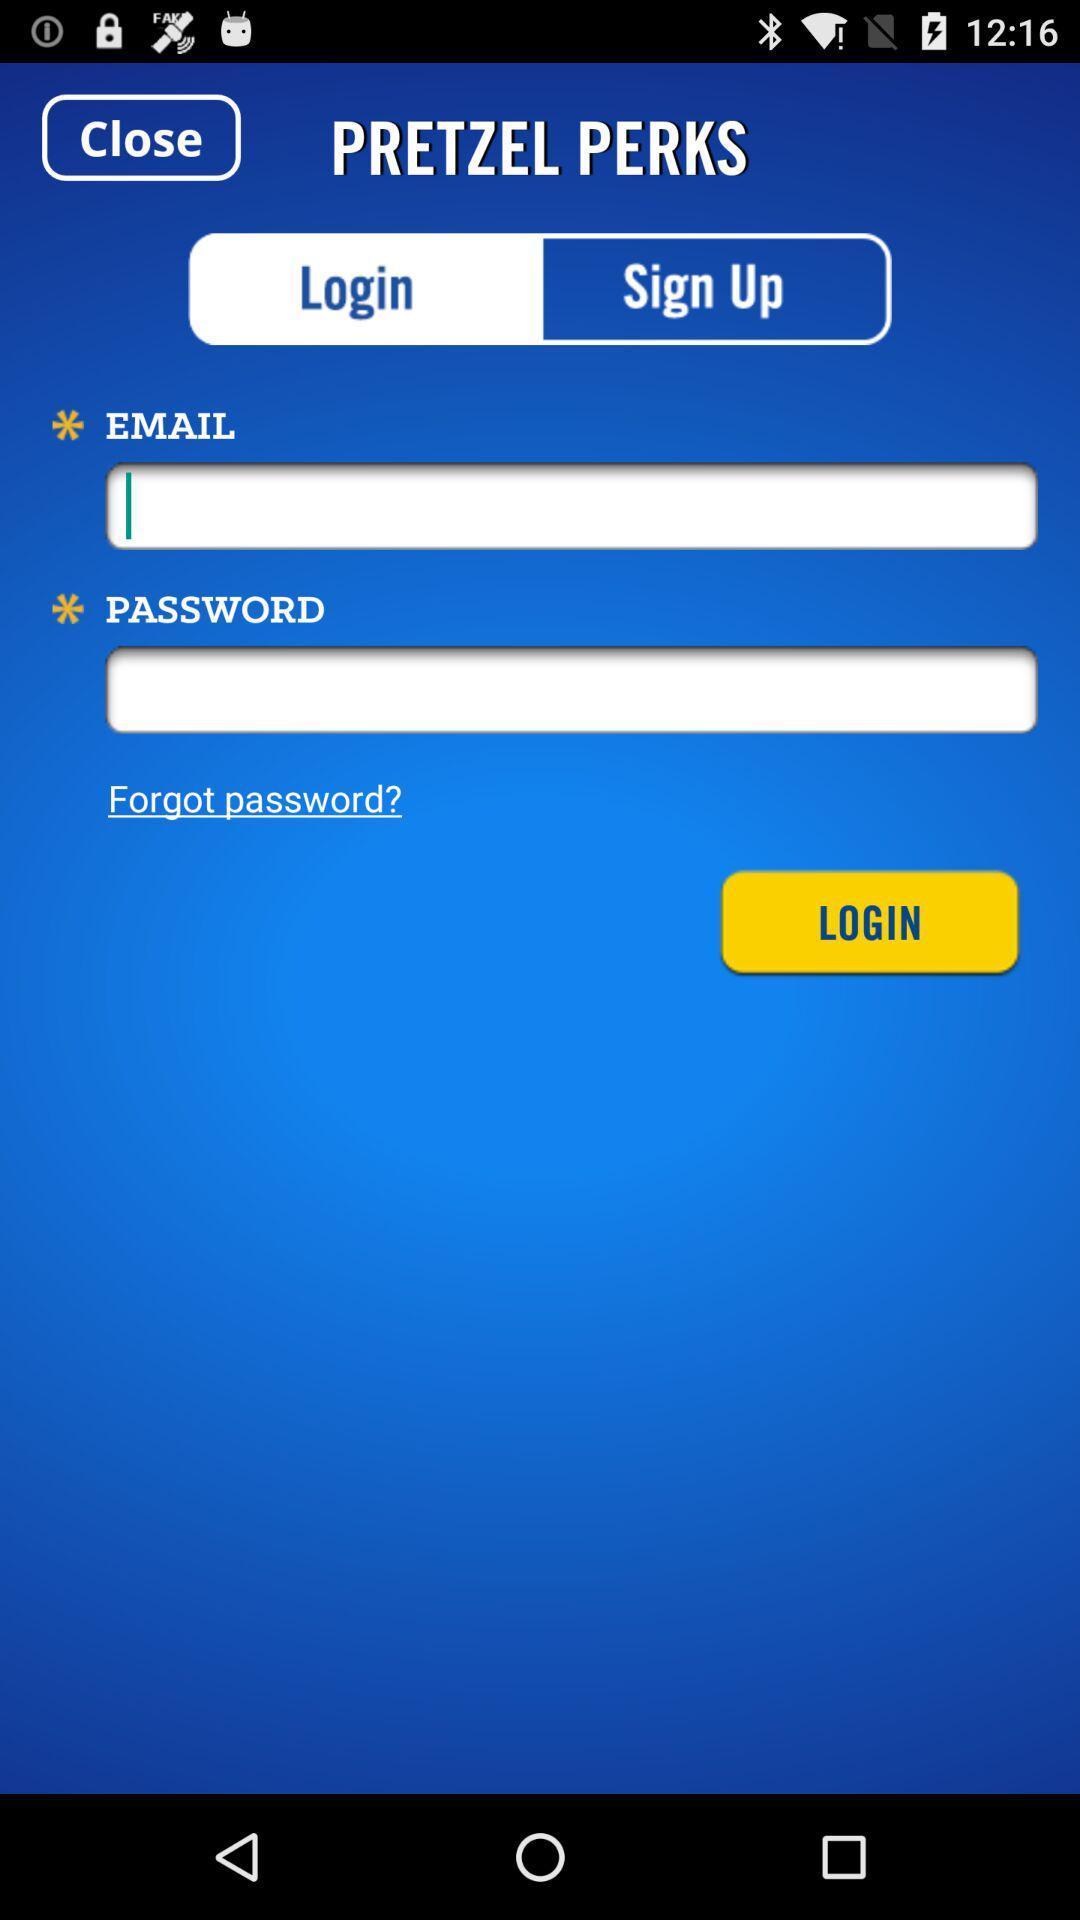 The width and height of the screenshot is (1080, 1920). I want to click on email, so click(571, 505).